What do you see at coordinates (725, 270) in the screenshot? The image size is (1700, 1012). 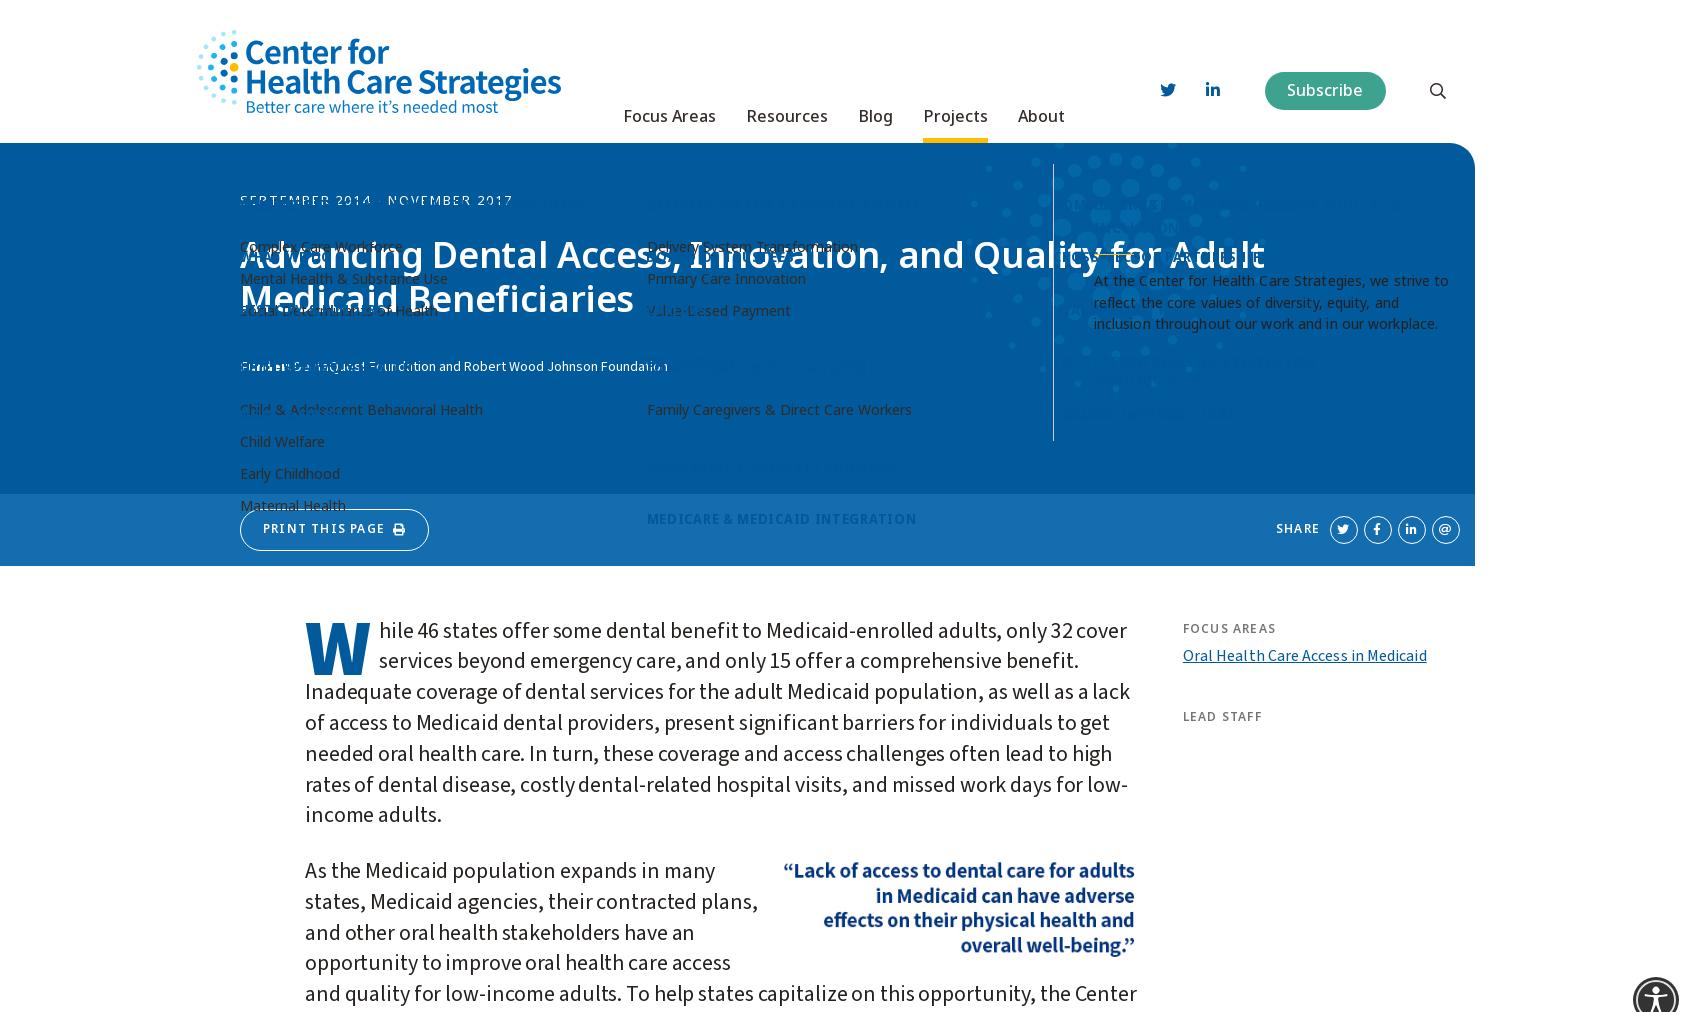 I see `'Primary Care Innovation'` at bounding box center [725, 270].